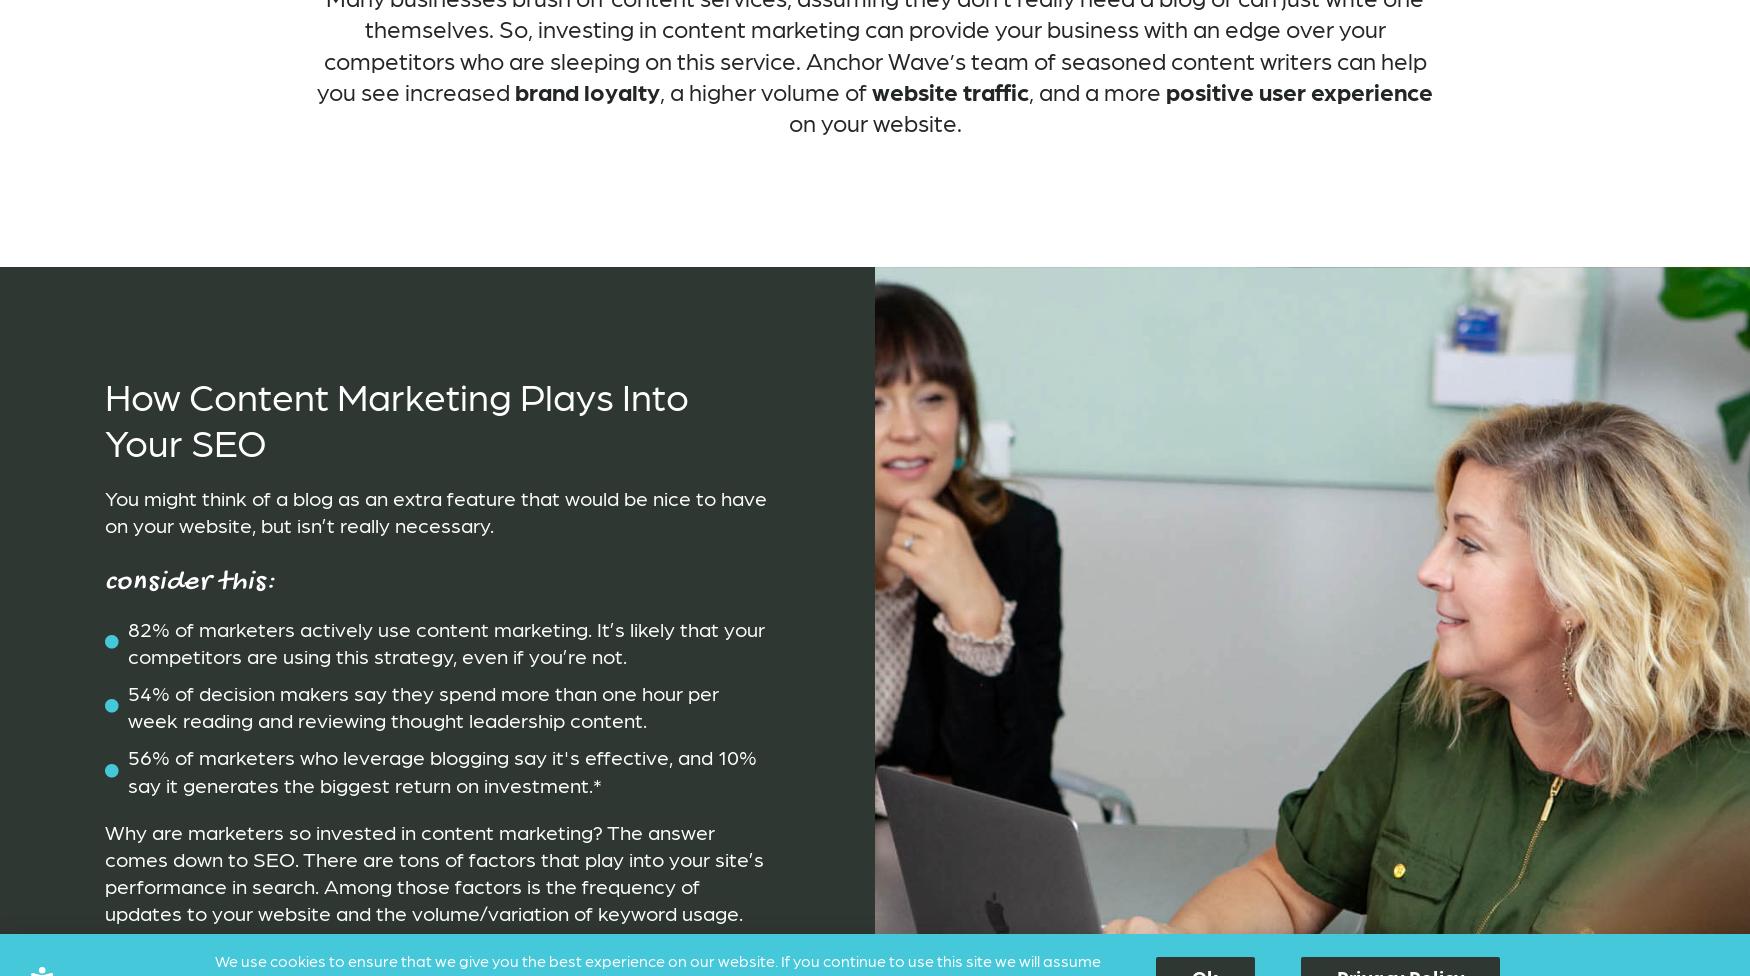  Describe the element at coordinates (441, 769) in the screenshot. I see `'56% of marketers who leverage blogging say it's effective, and 10% say it generates the biggest return on investment.*'` at that location.